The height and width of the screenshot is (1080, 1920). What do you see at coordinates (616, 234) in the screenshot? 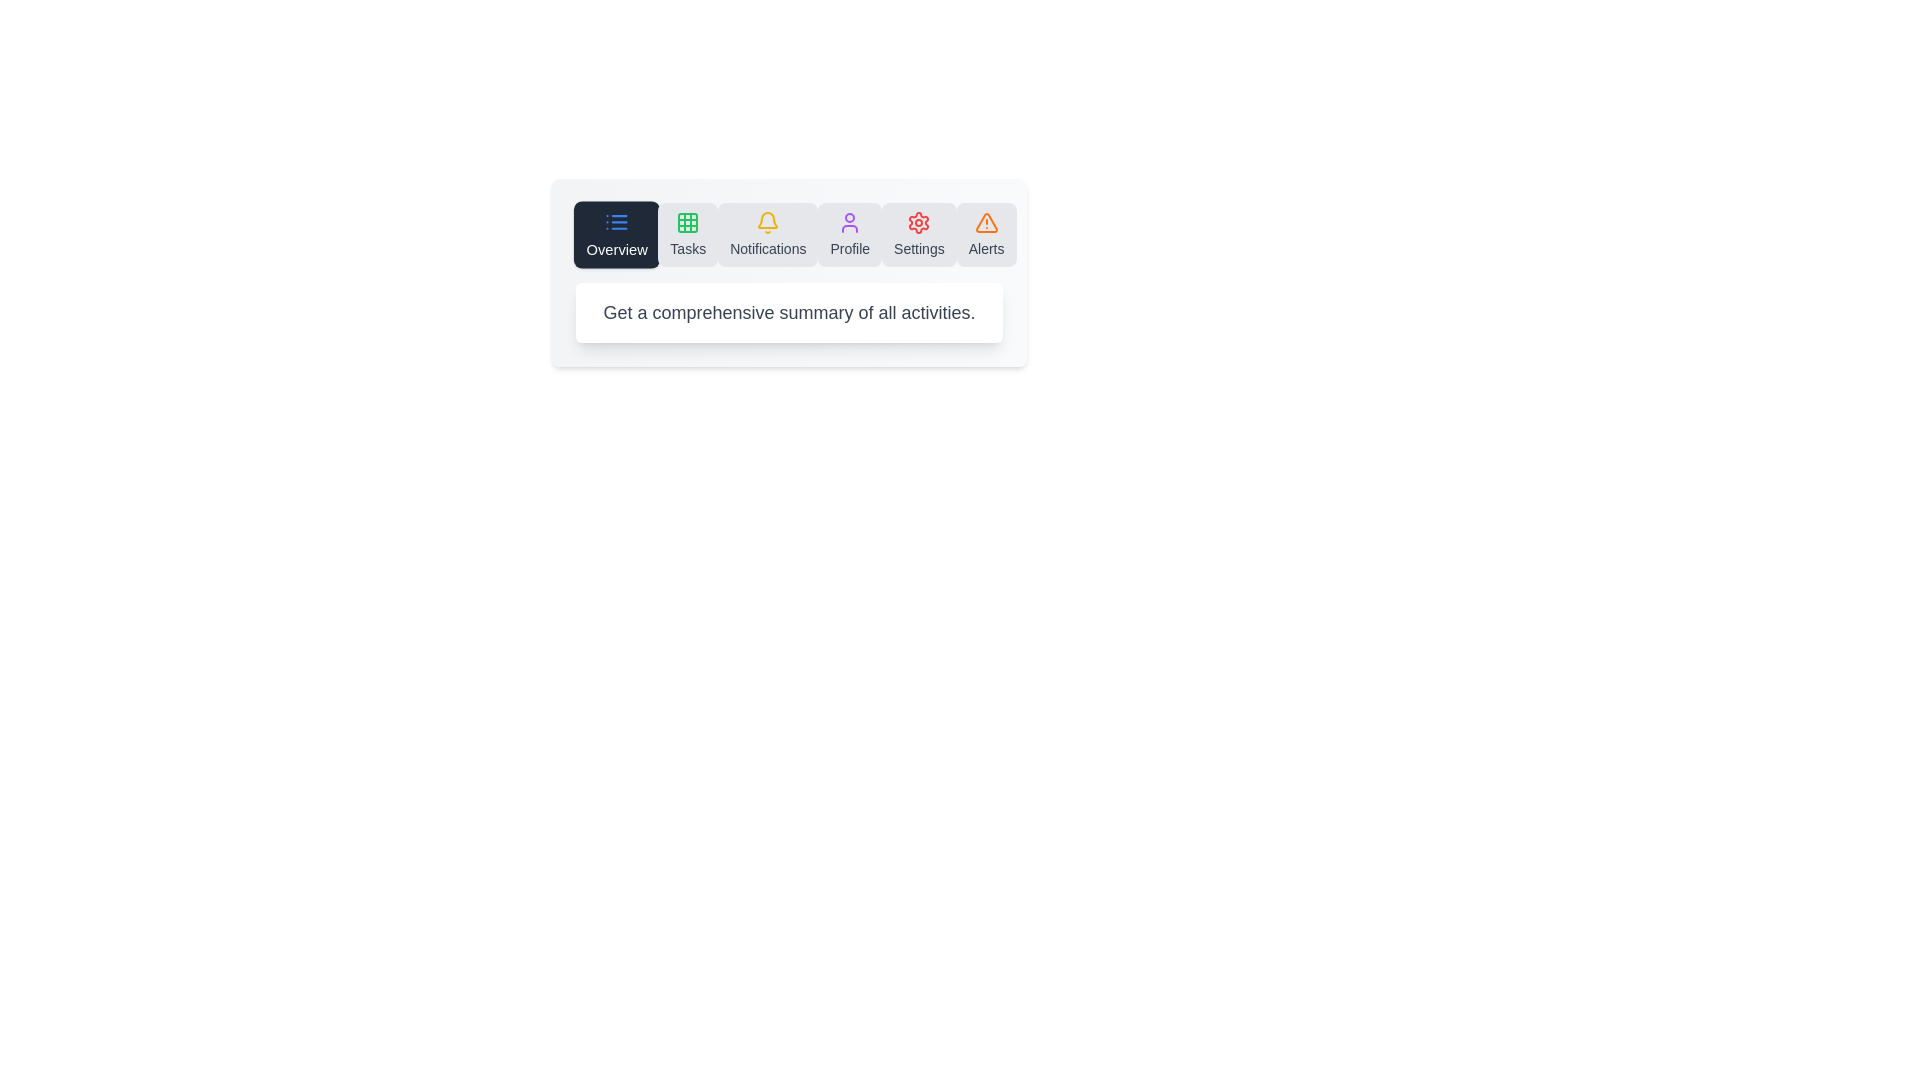
I see `the icon to switch to the Overview section` at bounding box center [616, 234].